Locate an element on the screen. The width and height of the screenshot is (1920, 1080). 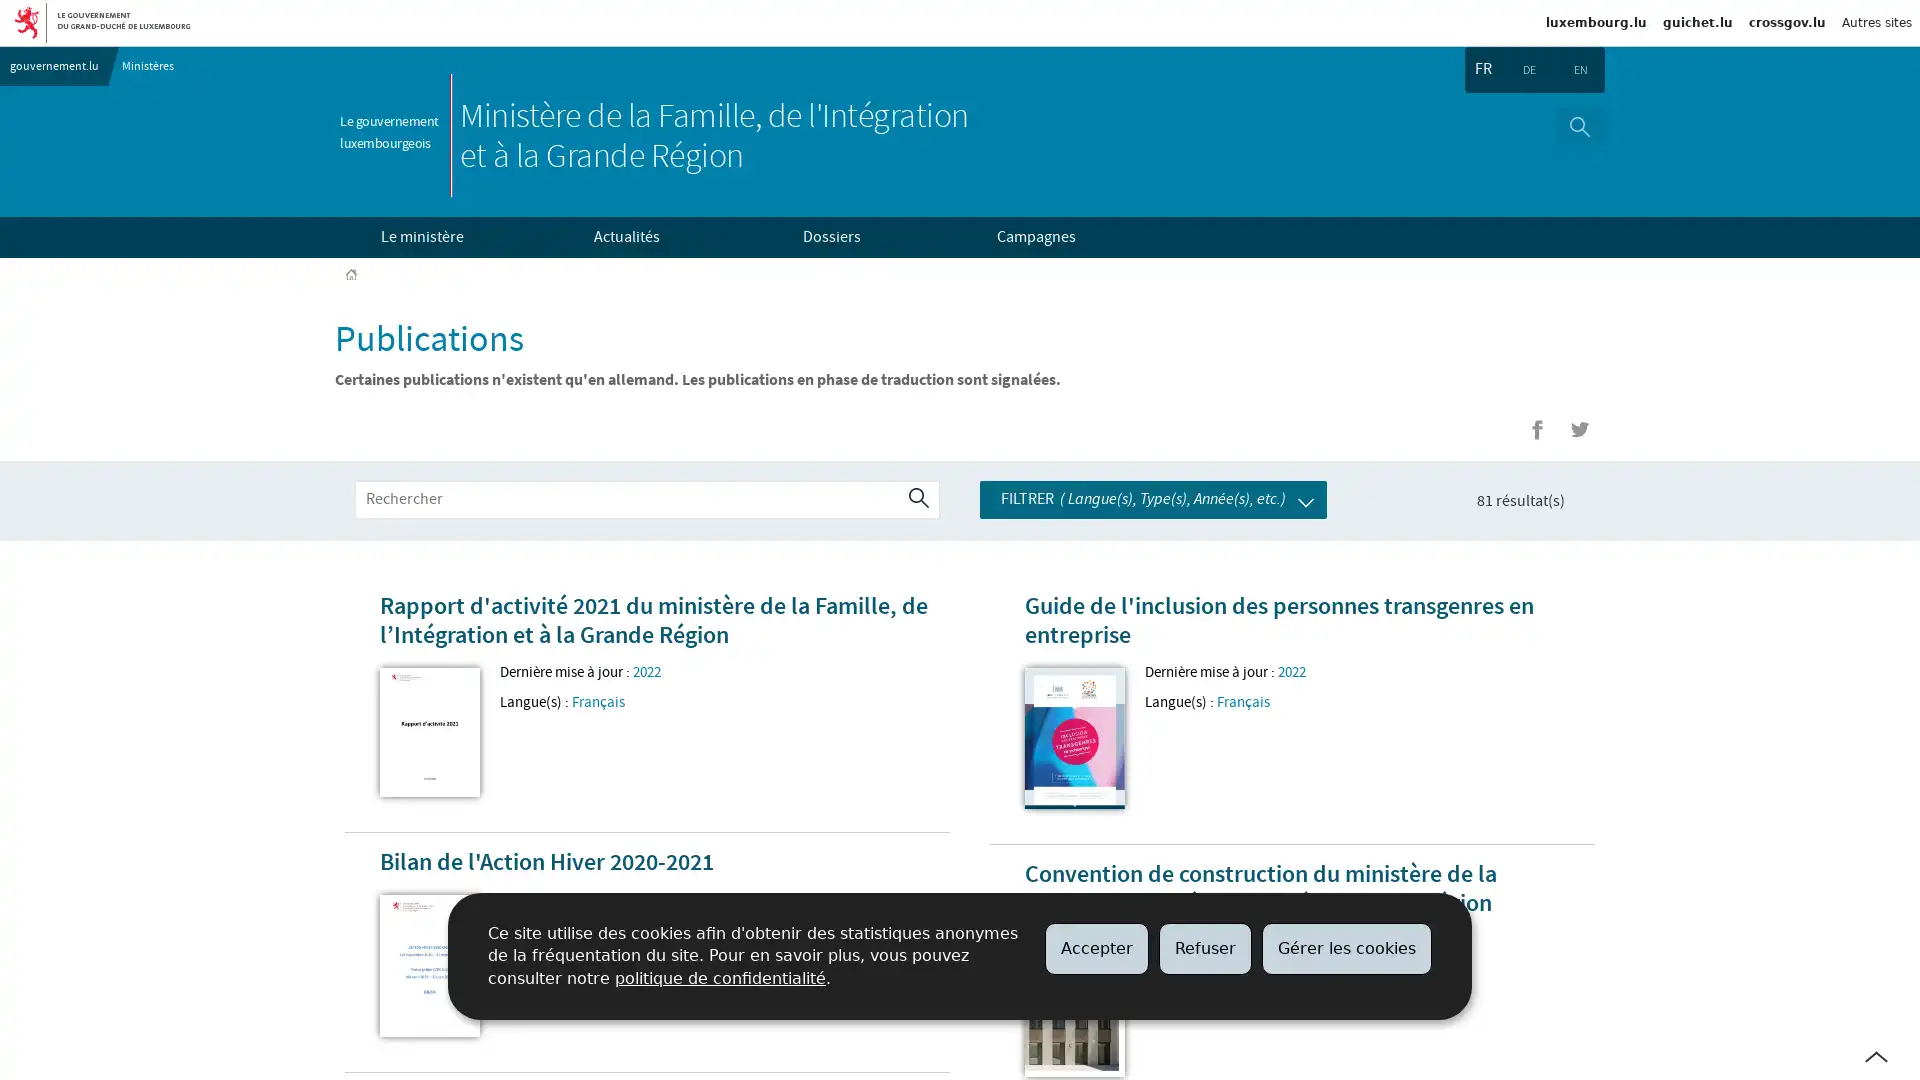
Lancer la recherche () is located at coordinates (917, 500).